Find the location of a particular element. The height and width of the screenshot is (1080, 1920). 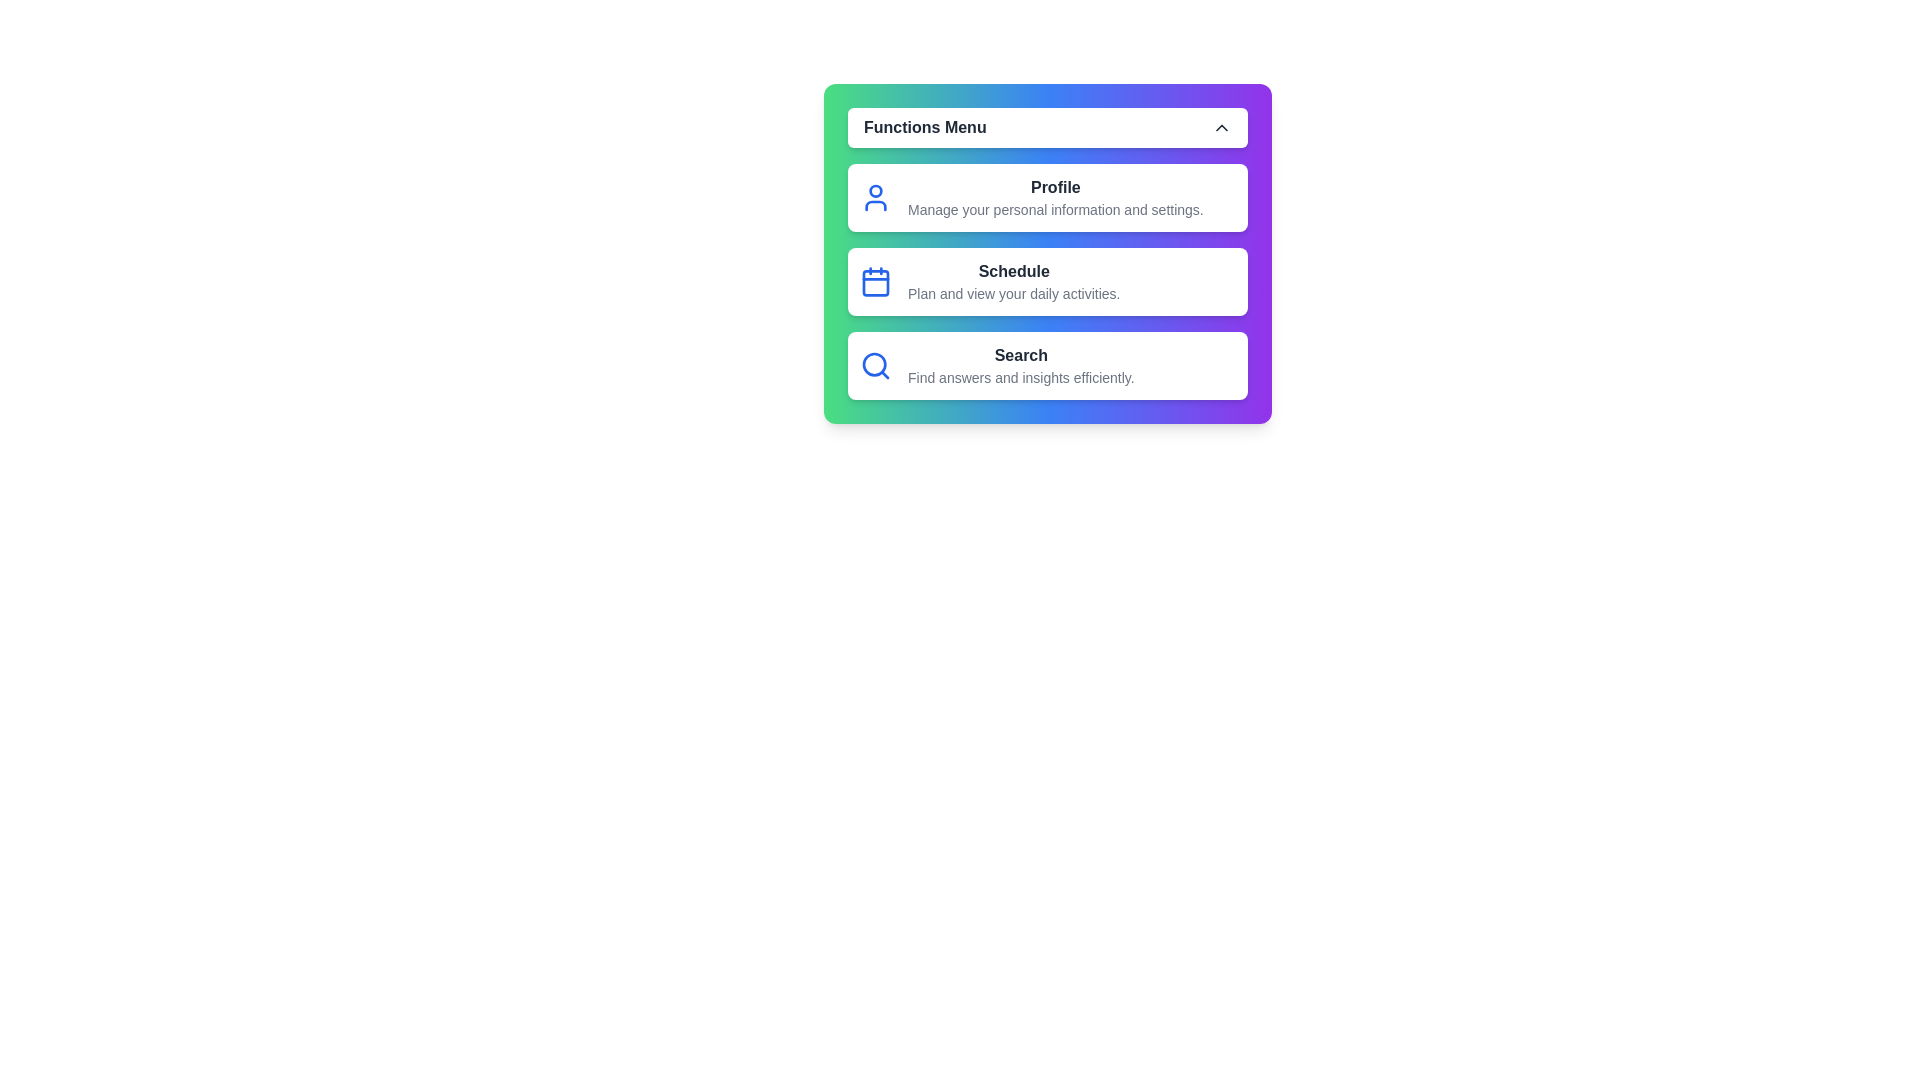

the description of the menu item Search is located at coordinates (1046, 366).